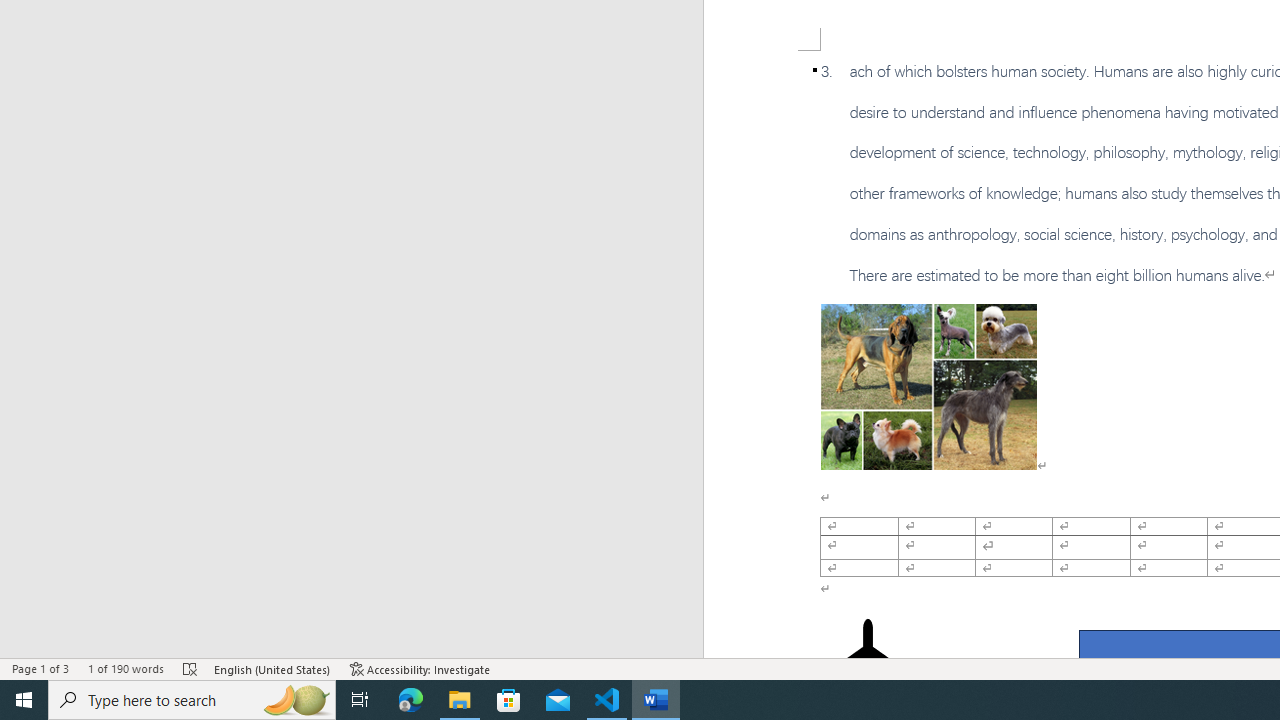 This screenshot has width=1280, height=720. What do you see at coordinates (272, 669) in the screenshot?
I see `'Language English (United States)'` at bounding box center [272, 669].